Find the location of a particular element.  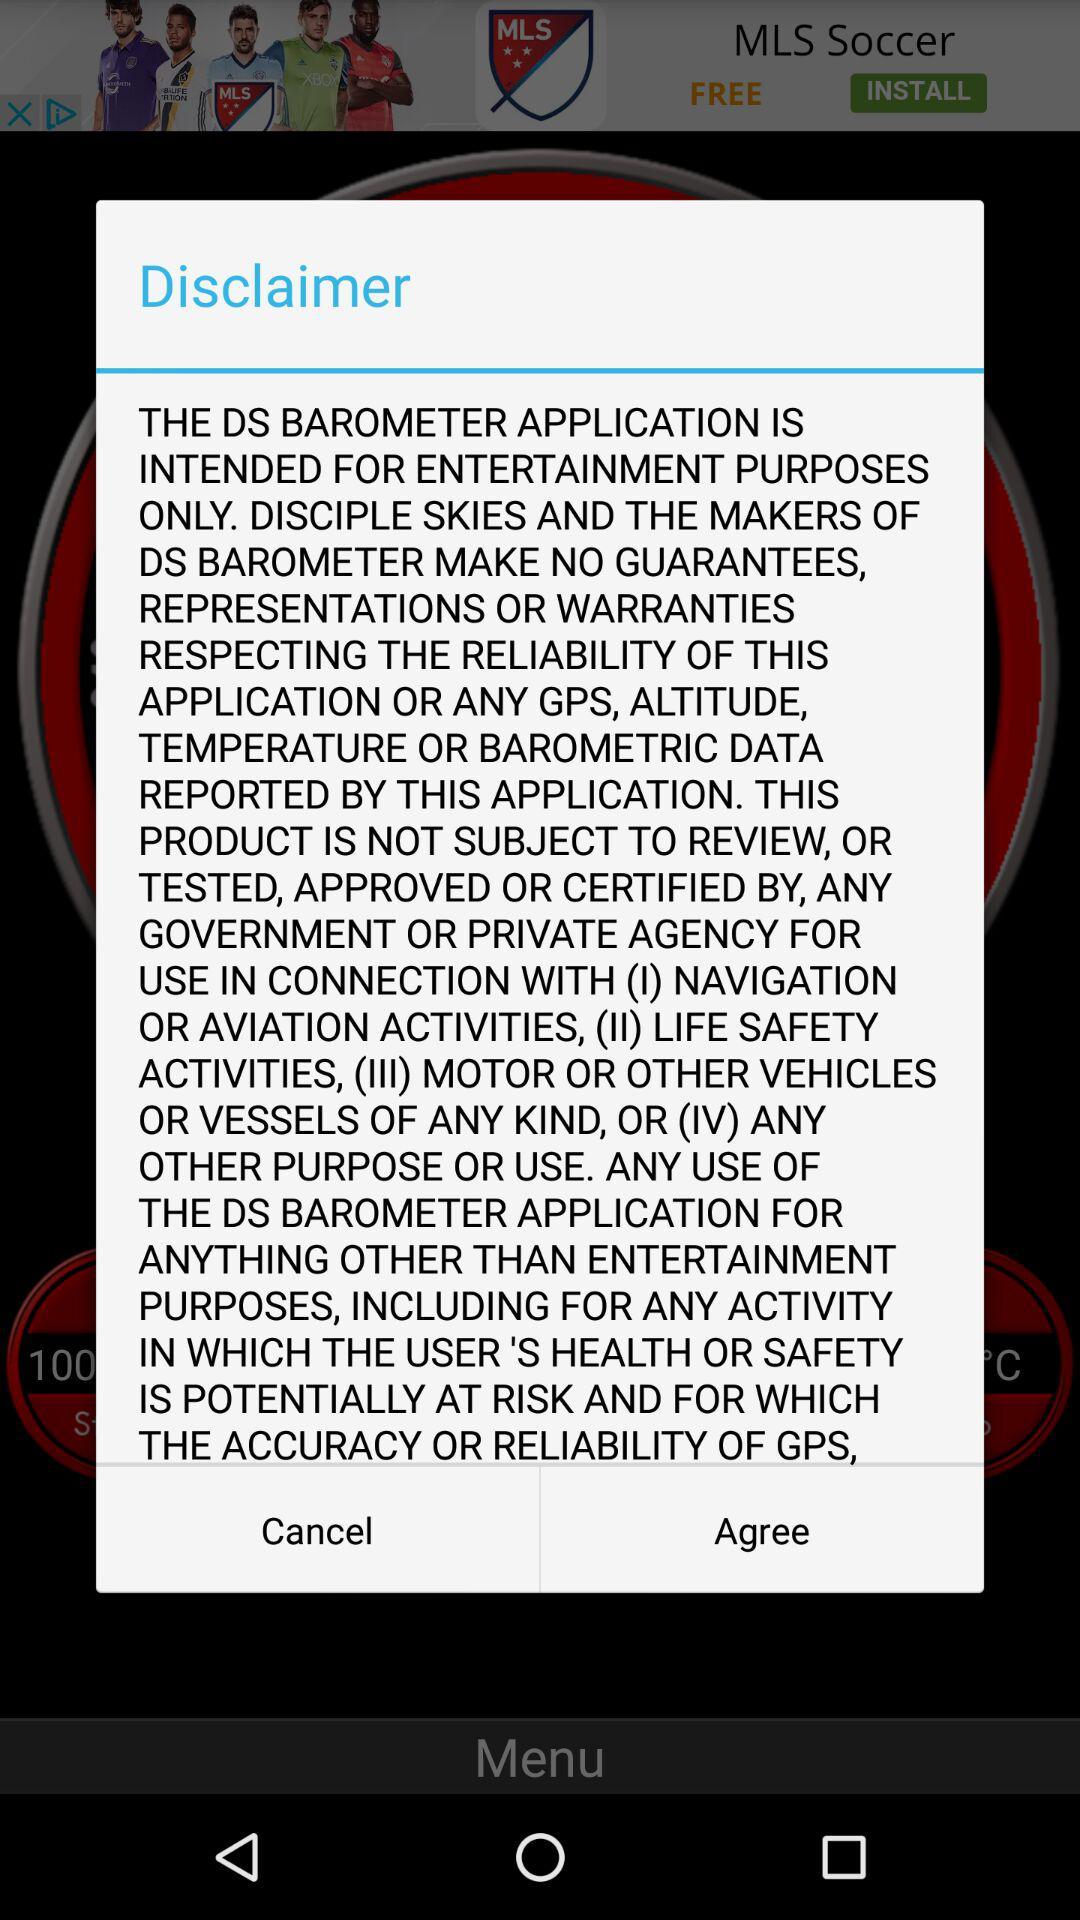

agree button is located at coordinates (762, 1529).